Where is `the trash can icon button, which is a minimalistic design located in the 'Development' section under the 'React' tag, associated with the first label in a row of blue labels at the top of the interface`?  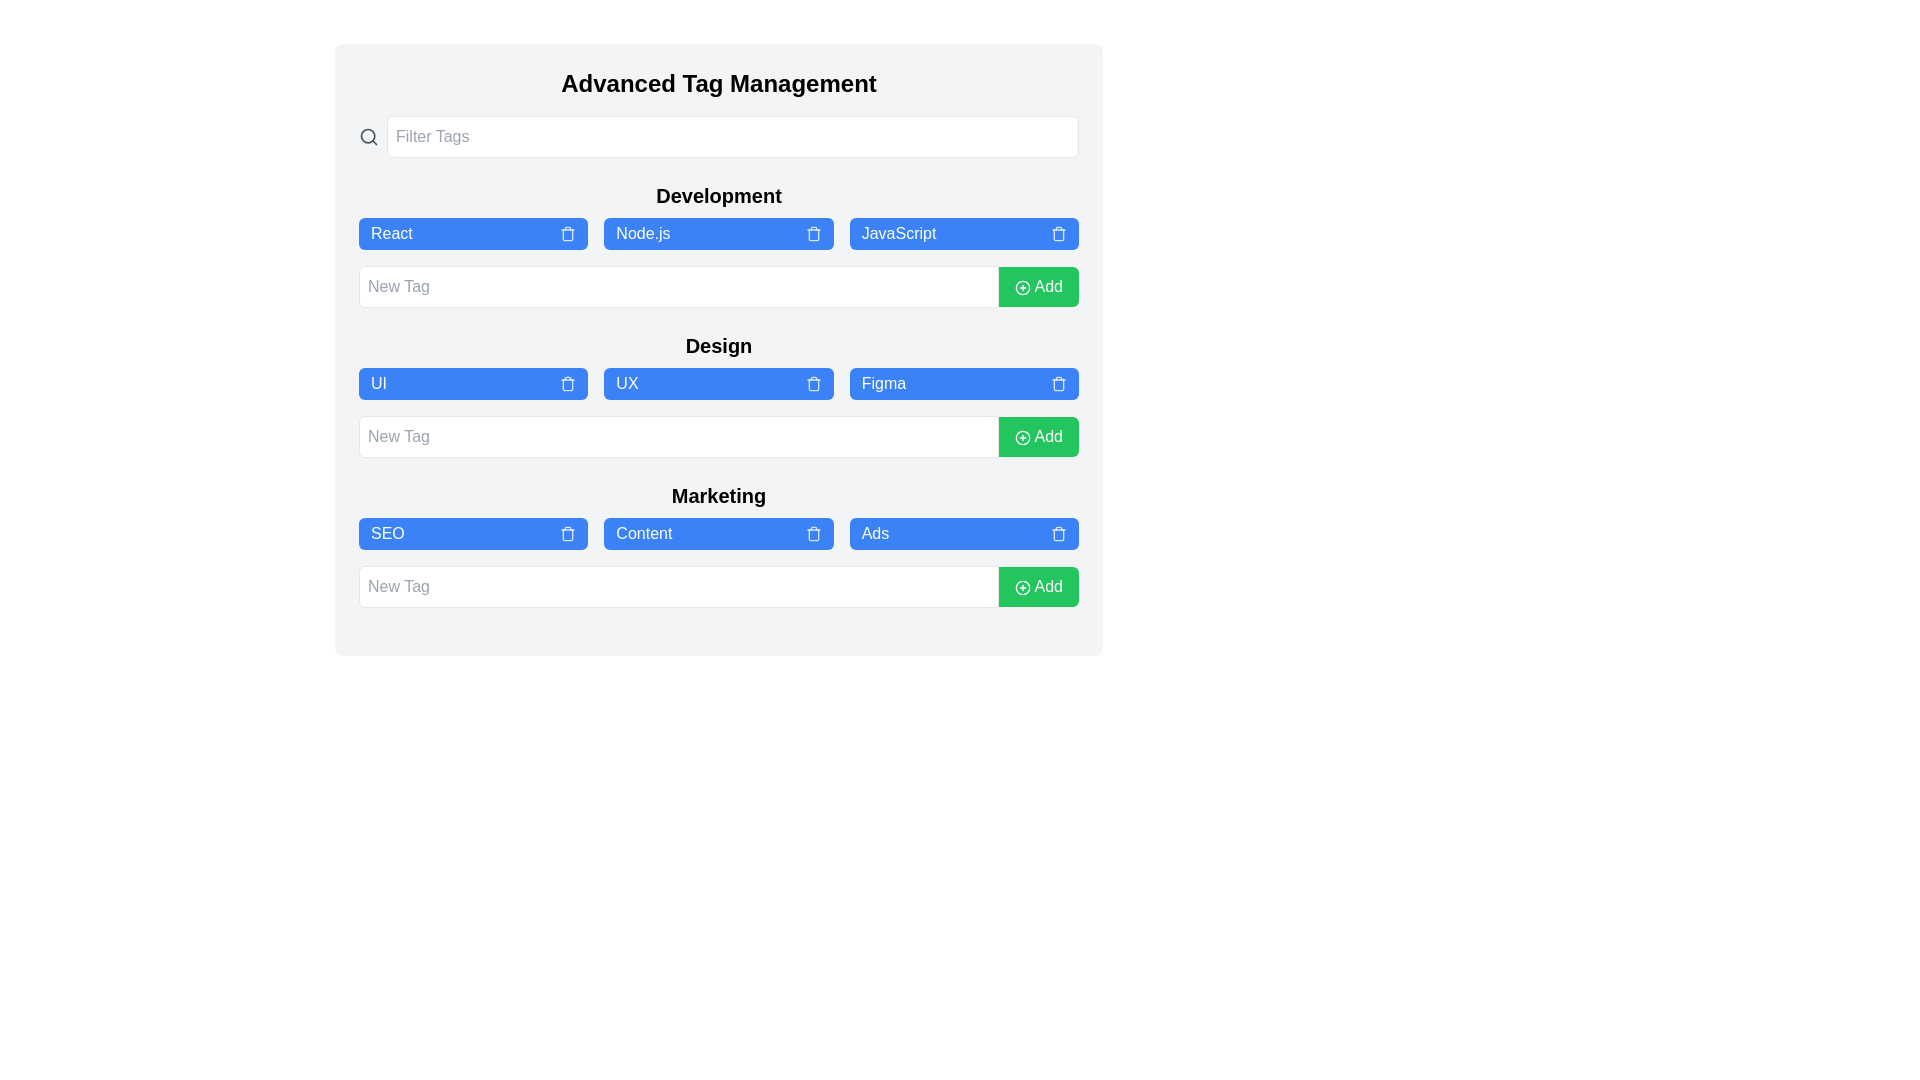
the trash can icon button, which is a minimalistic design located in the 'Development' section under the 'React' tag, associated with the first label in a row of blue labels at the top of the interface is located at coordinates (567, 234).